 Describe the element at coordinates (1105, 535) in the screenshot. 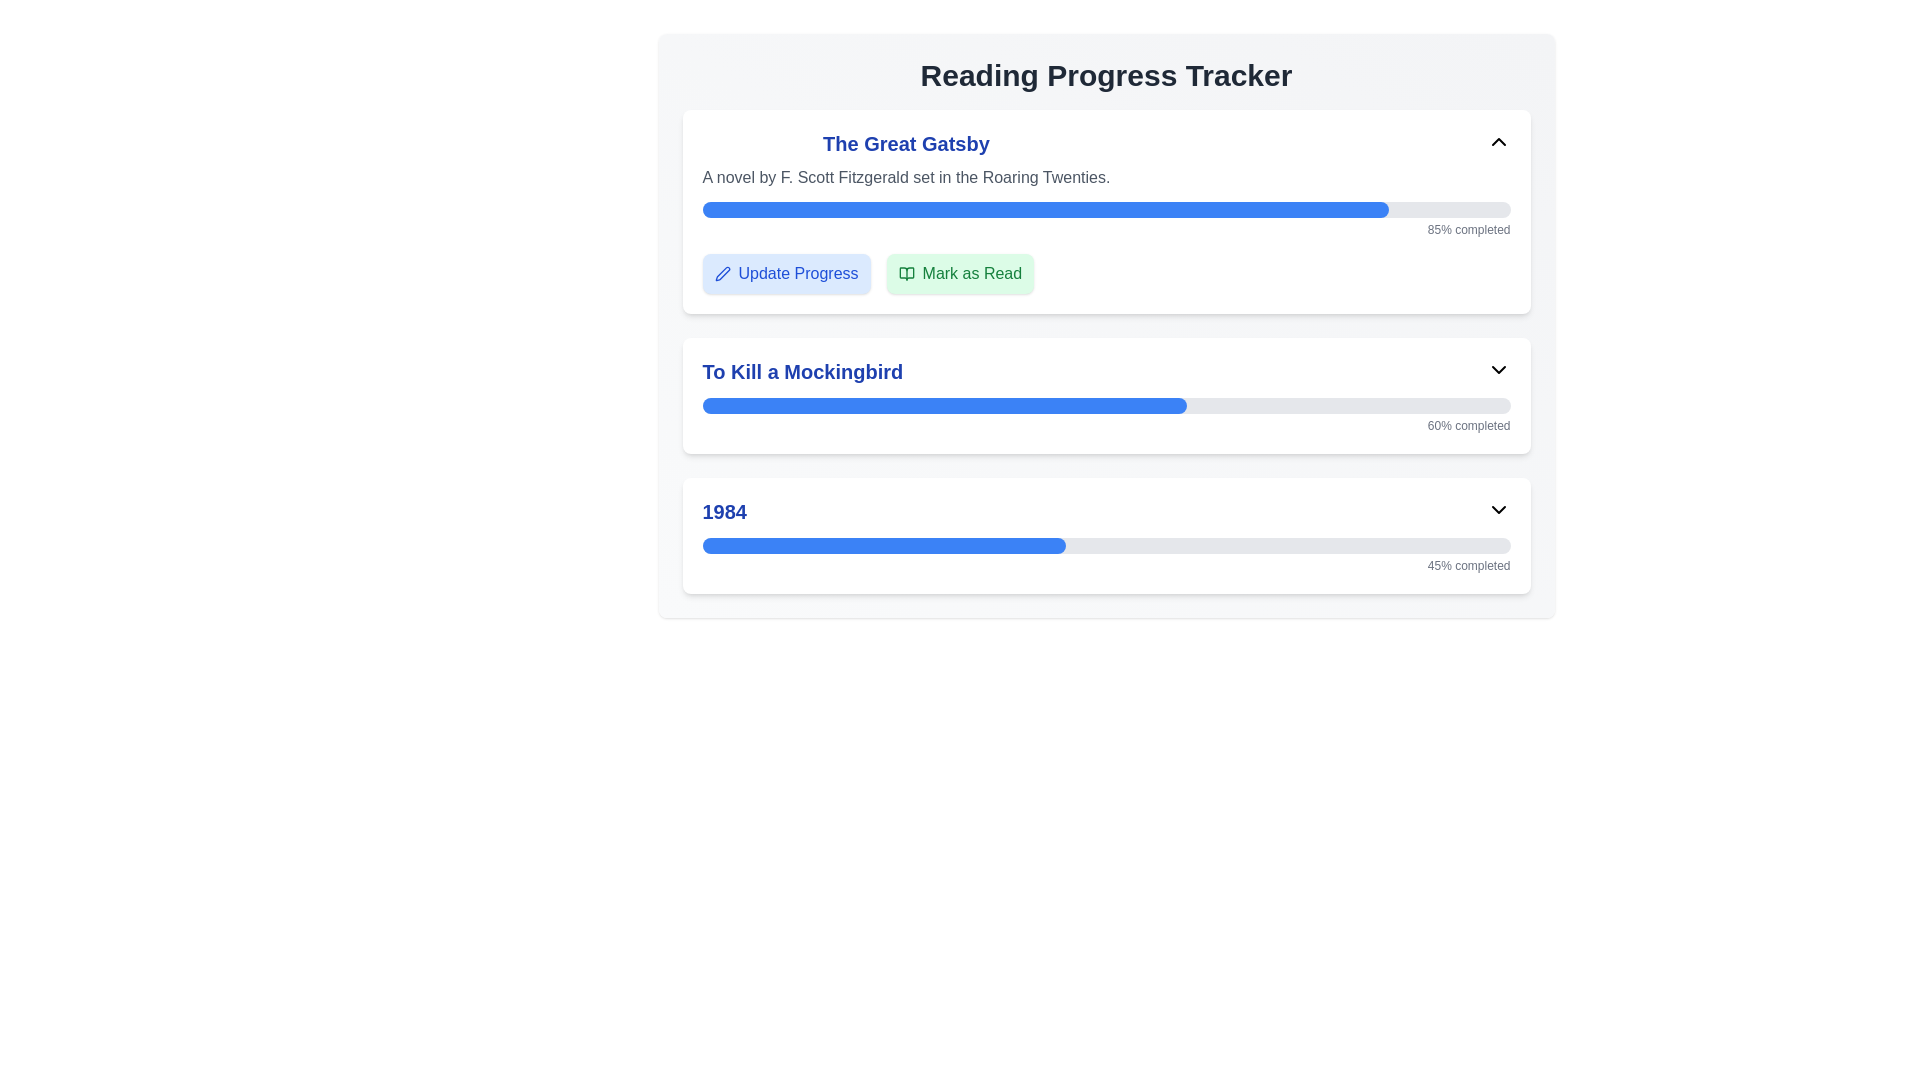

I see `the card containing the text '1984' and a progress bar representing 45% completion, located in the 'Reading Progress Tracker' section` at that location.